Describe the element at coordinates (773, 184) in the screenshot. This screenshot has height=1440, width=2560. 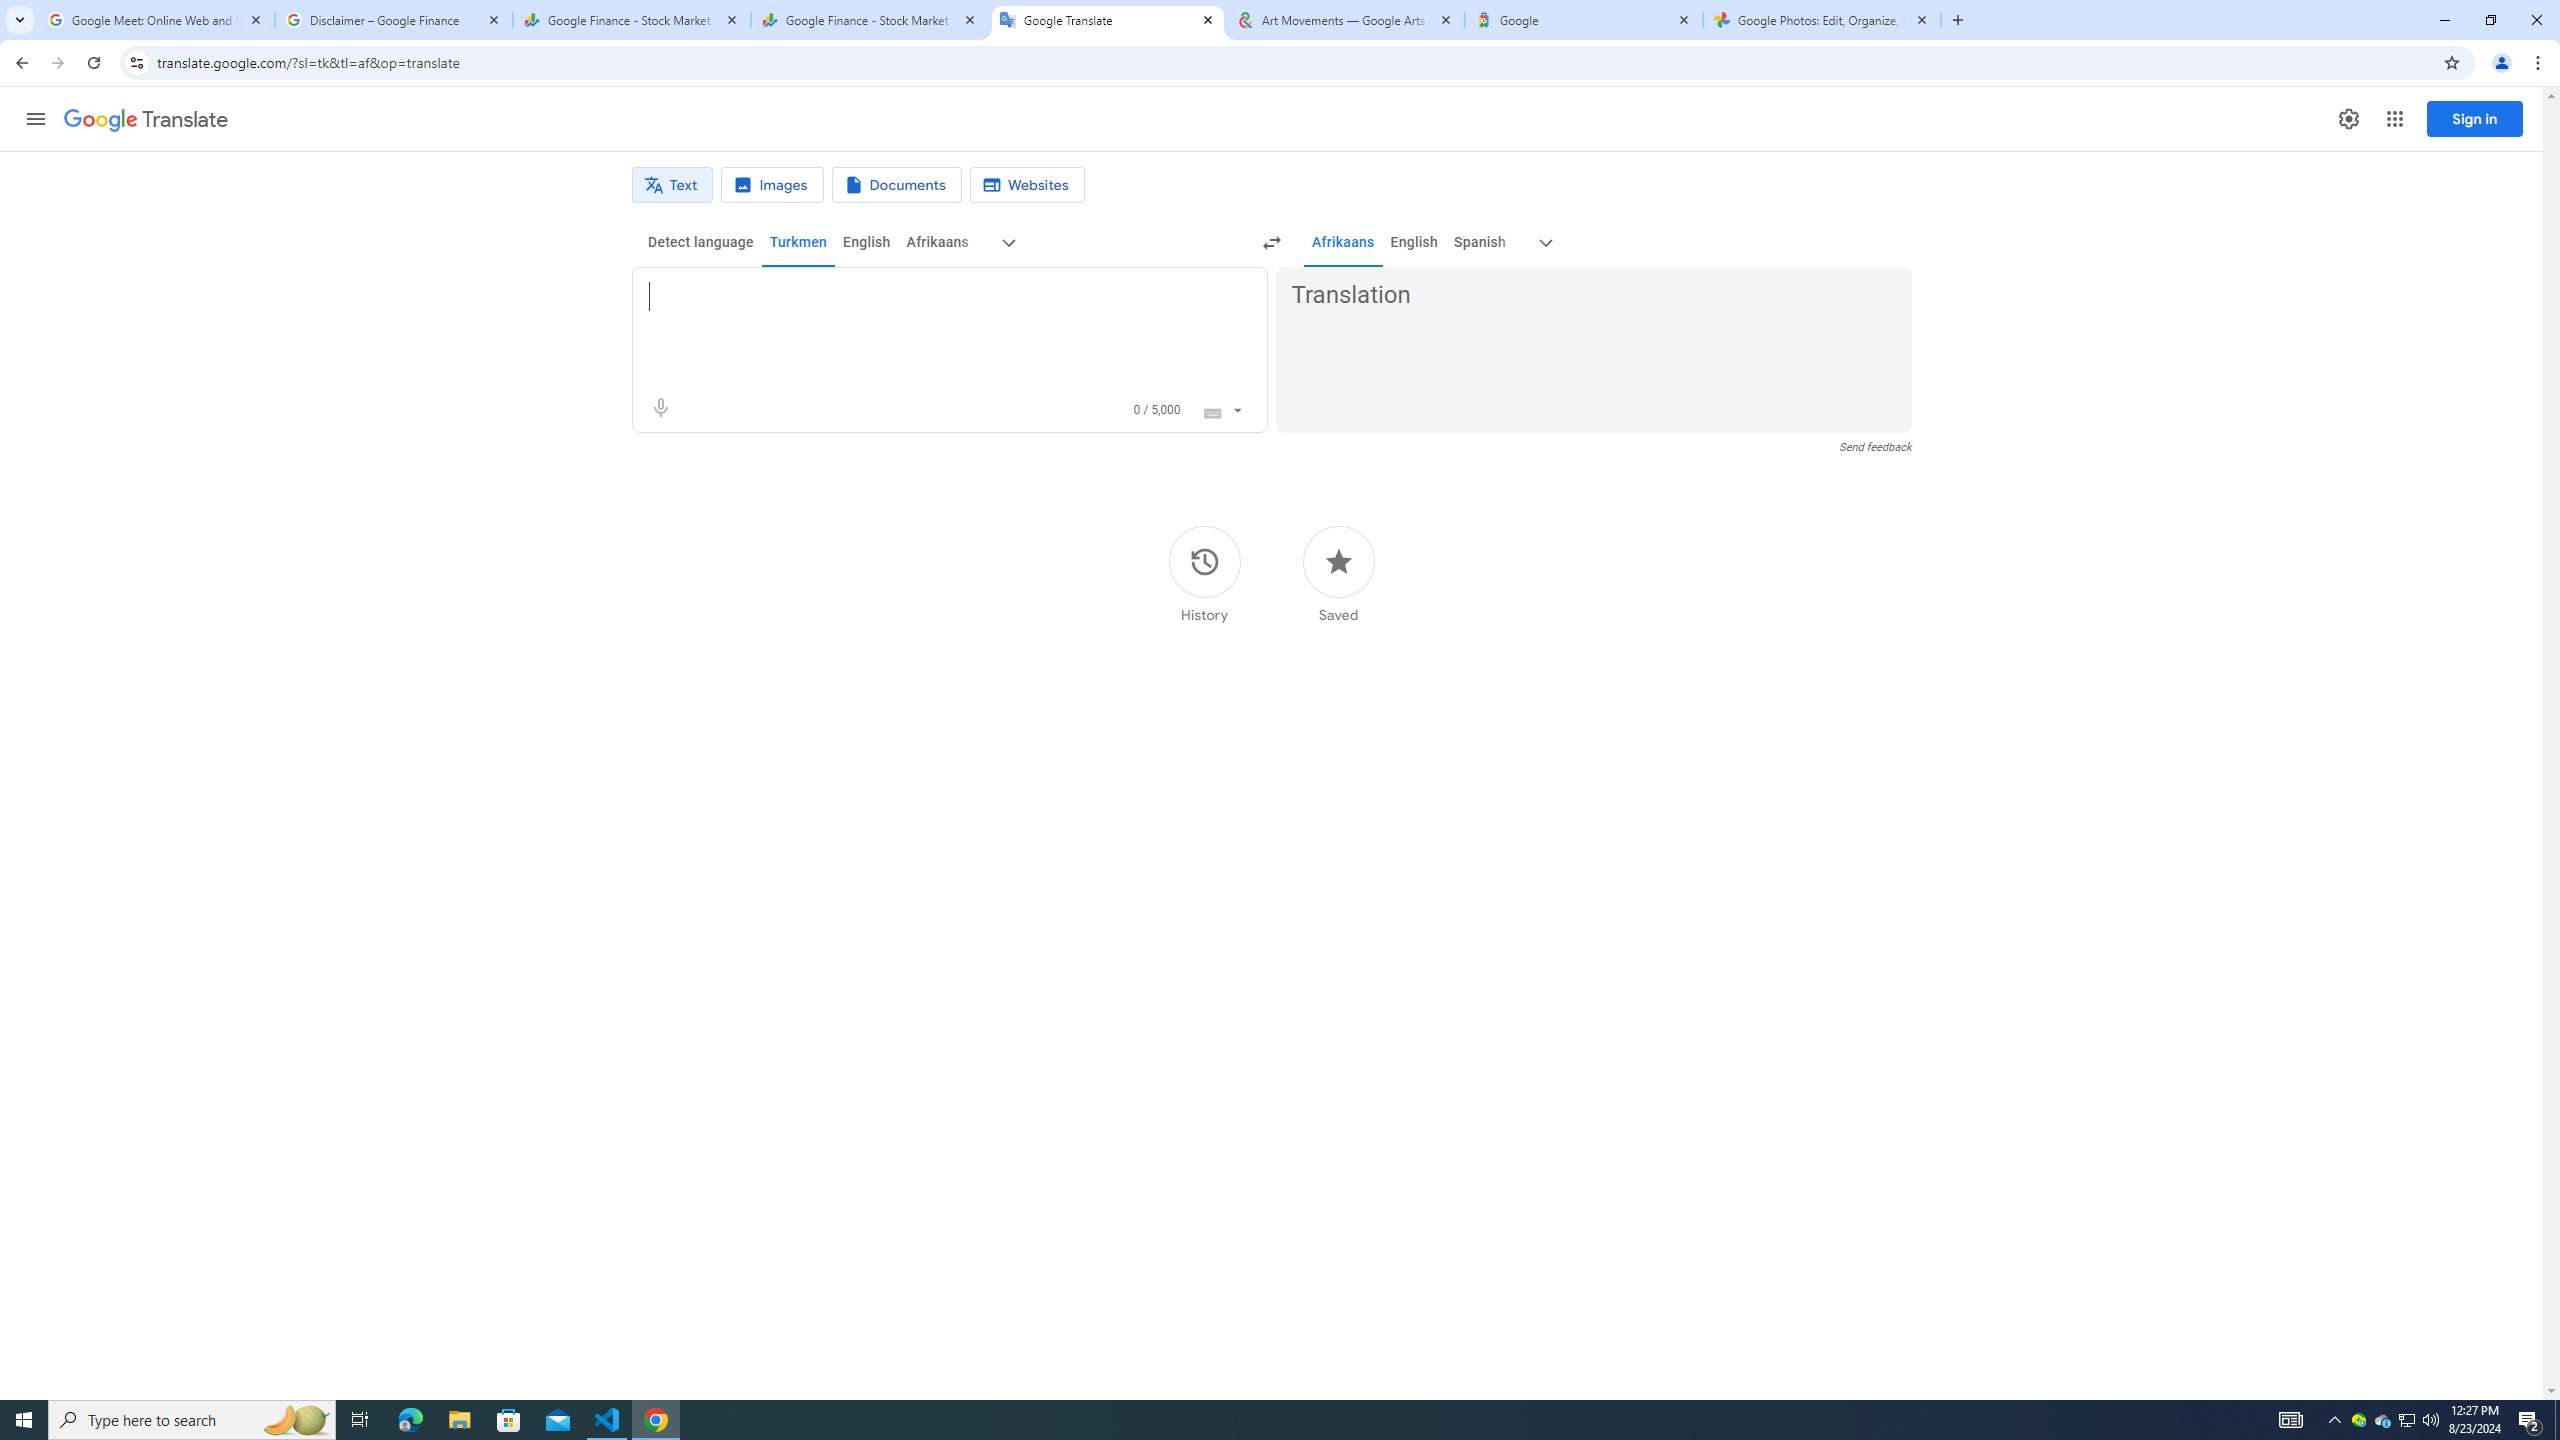
I see `'Image translation'` at that location.